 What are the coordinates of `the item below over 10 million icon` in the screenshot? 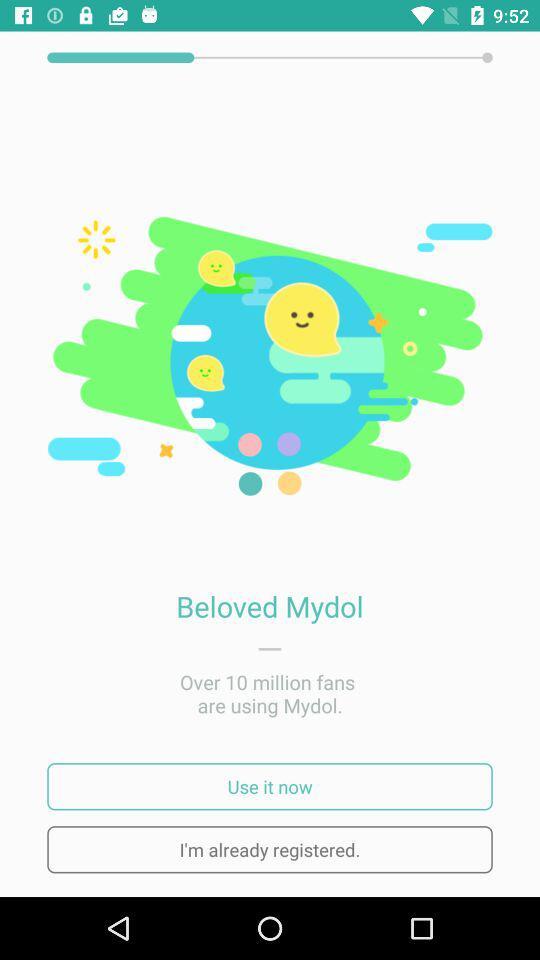 It's located at (270, 786).